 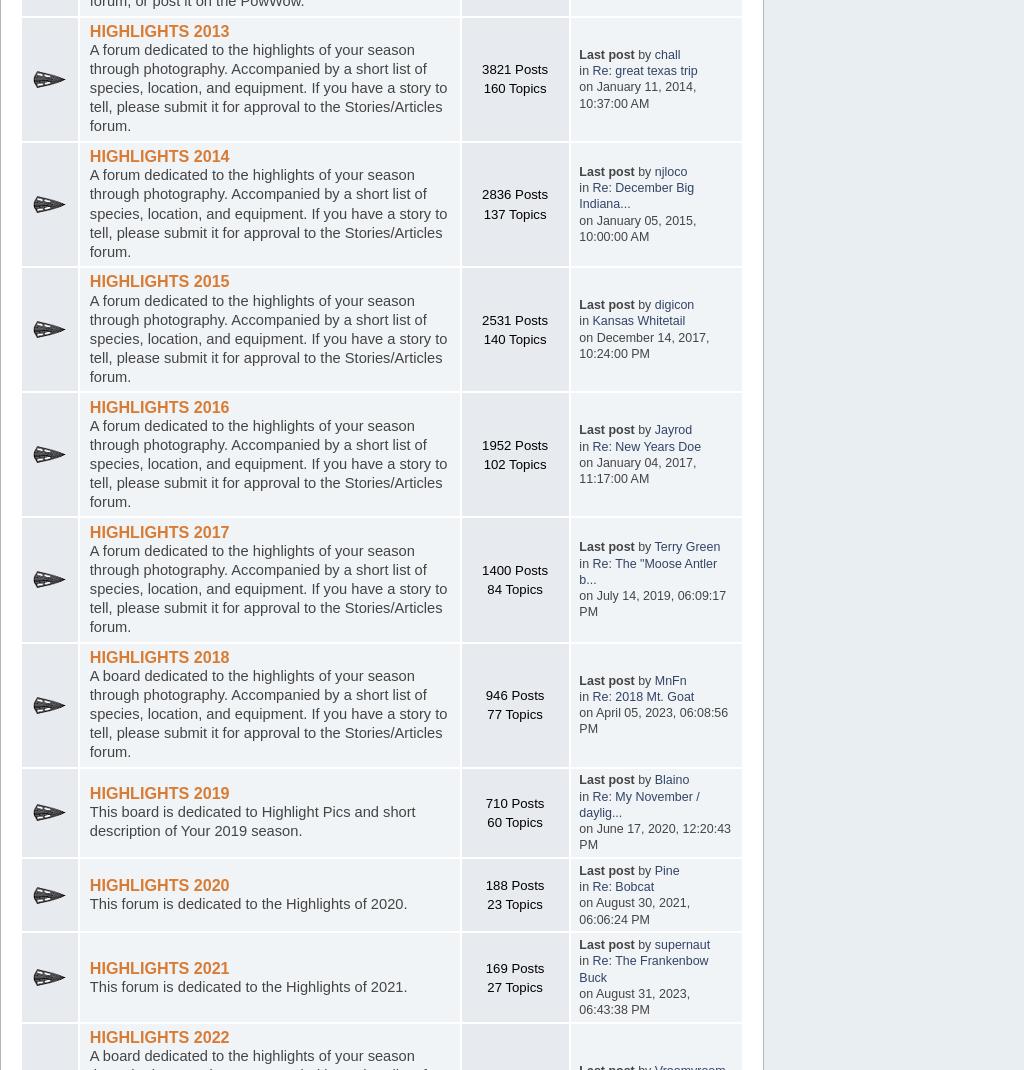 I want to click on 'on April 05, 2023, 06:08:56 PM', so click(x=652, y=719).